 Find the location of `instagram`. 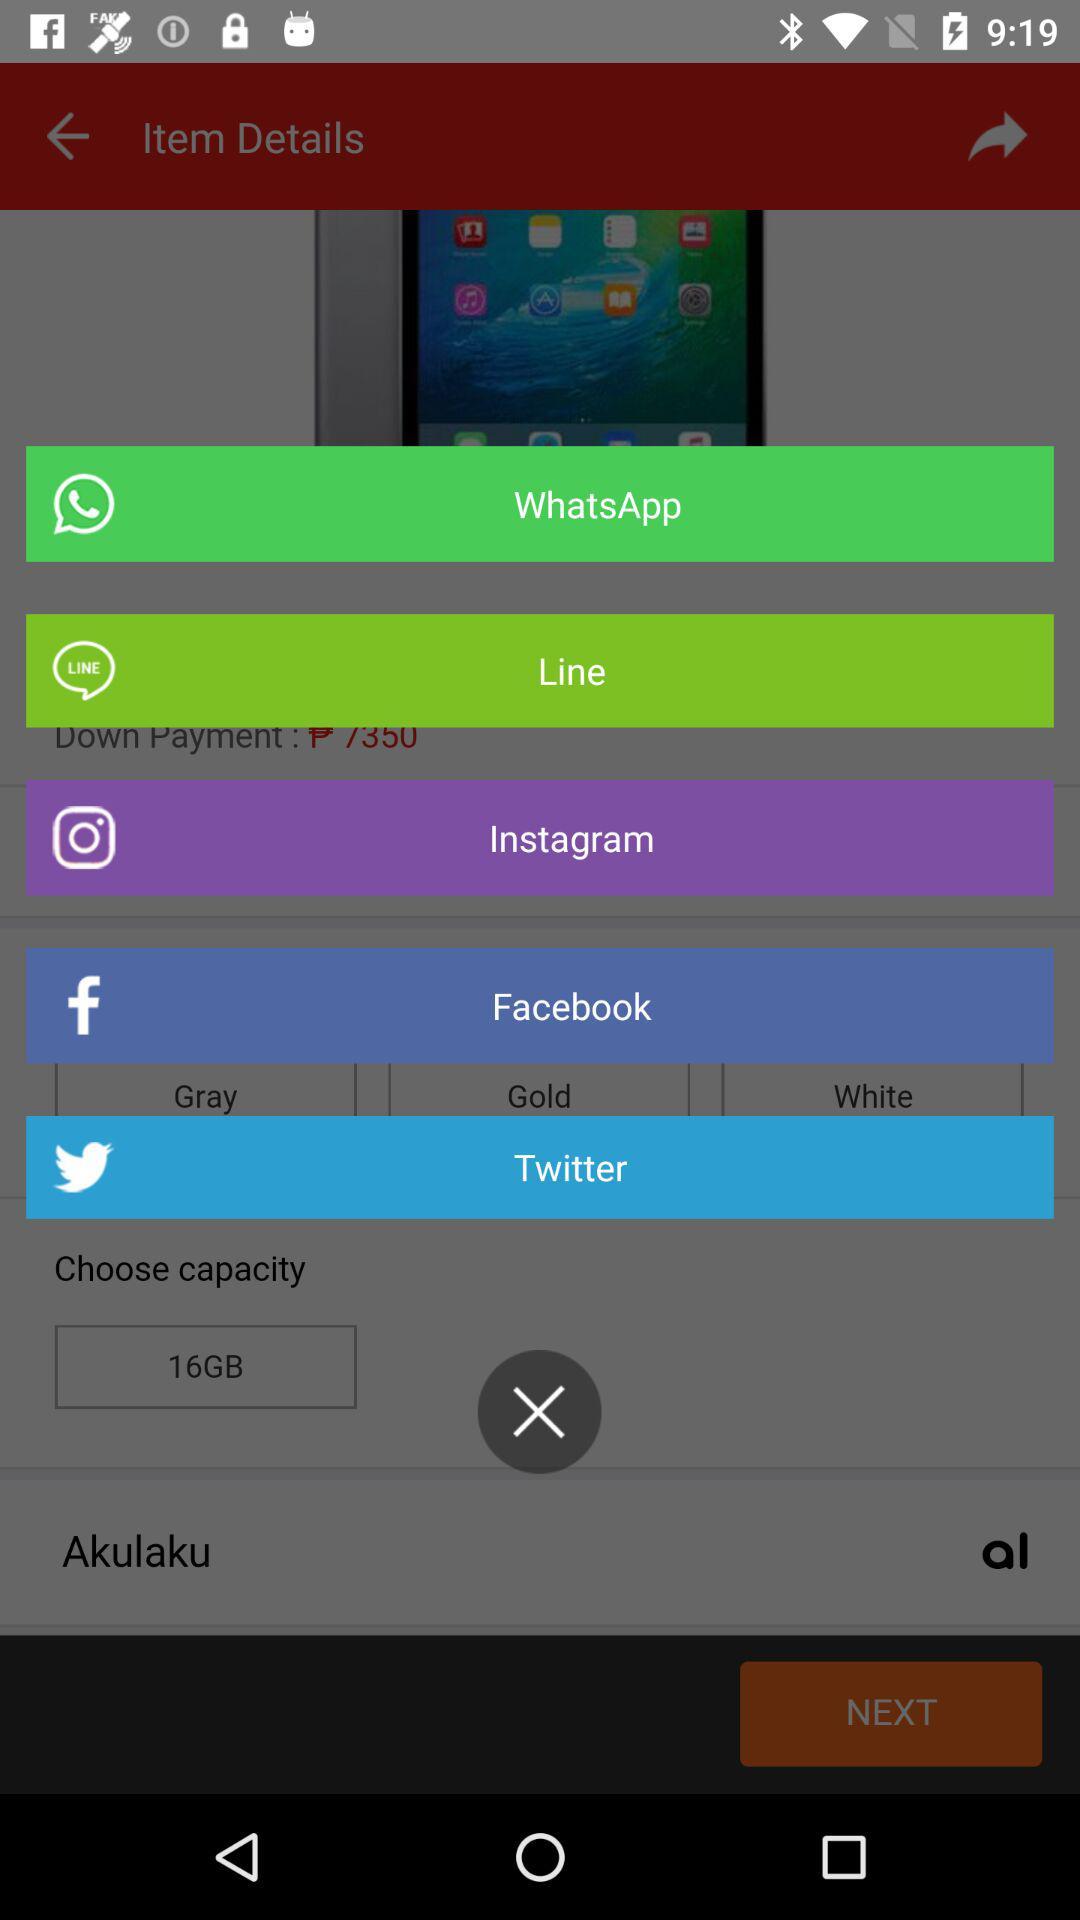

instagram is located at coordinates (540, 837).